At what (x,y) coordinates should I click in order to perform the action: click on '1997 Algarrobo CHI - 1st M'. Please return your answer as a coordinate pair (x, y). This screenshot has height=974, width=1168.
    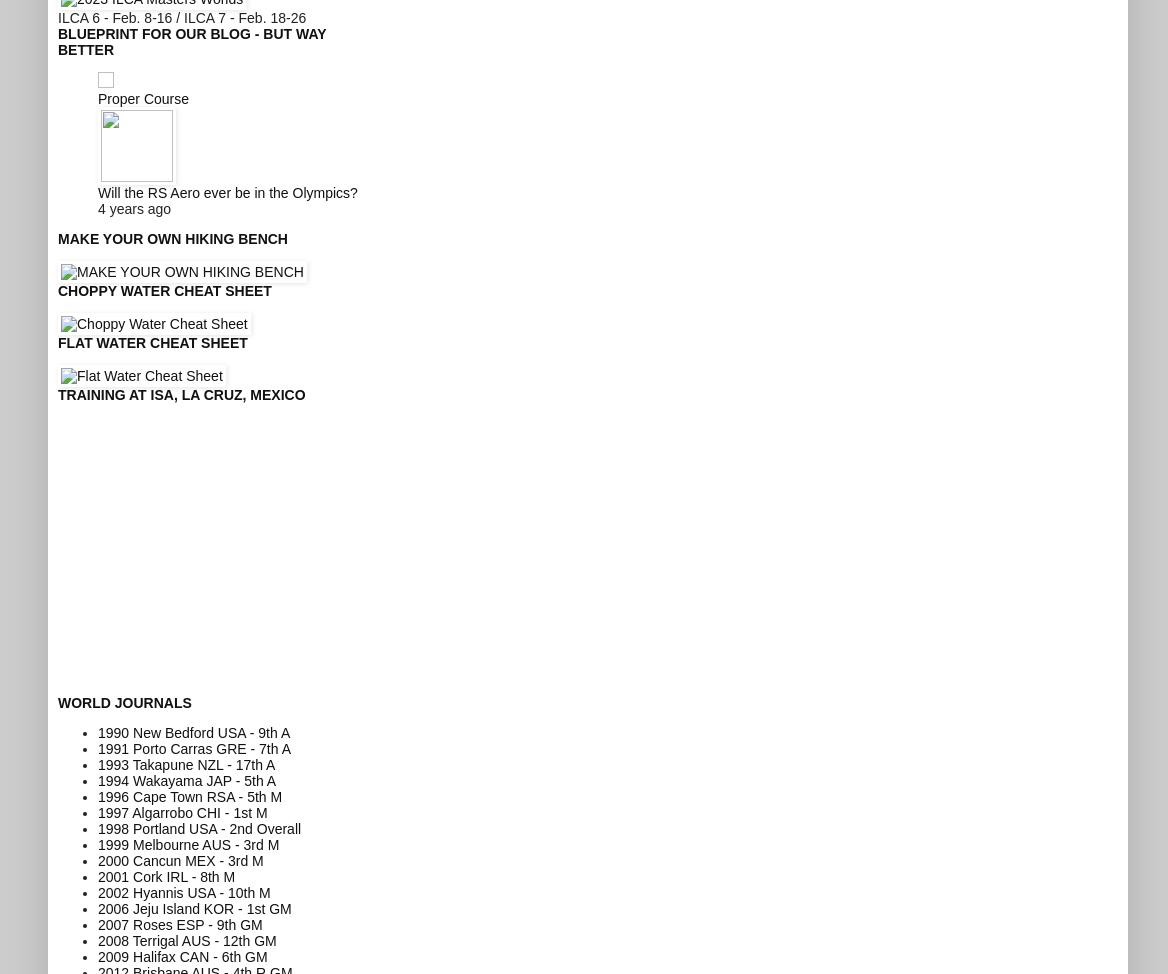
    Looking at the image, I should click on (182, 812).